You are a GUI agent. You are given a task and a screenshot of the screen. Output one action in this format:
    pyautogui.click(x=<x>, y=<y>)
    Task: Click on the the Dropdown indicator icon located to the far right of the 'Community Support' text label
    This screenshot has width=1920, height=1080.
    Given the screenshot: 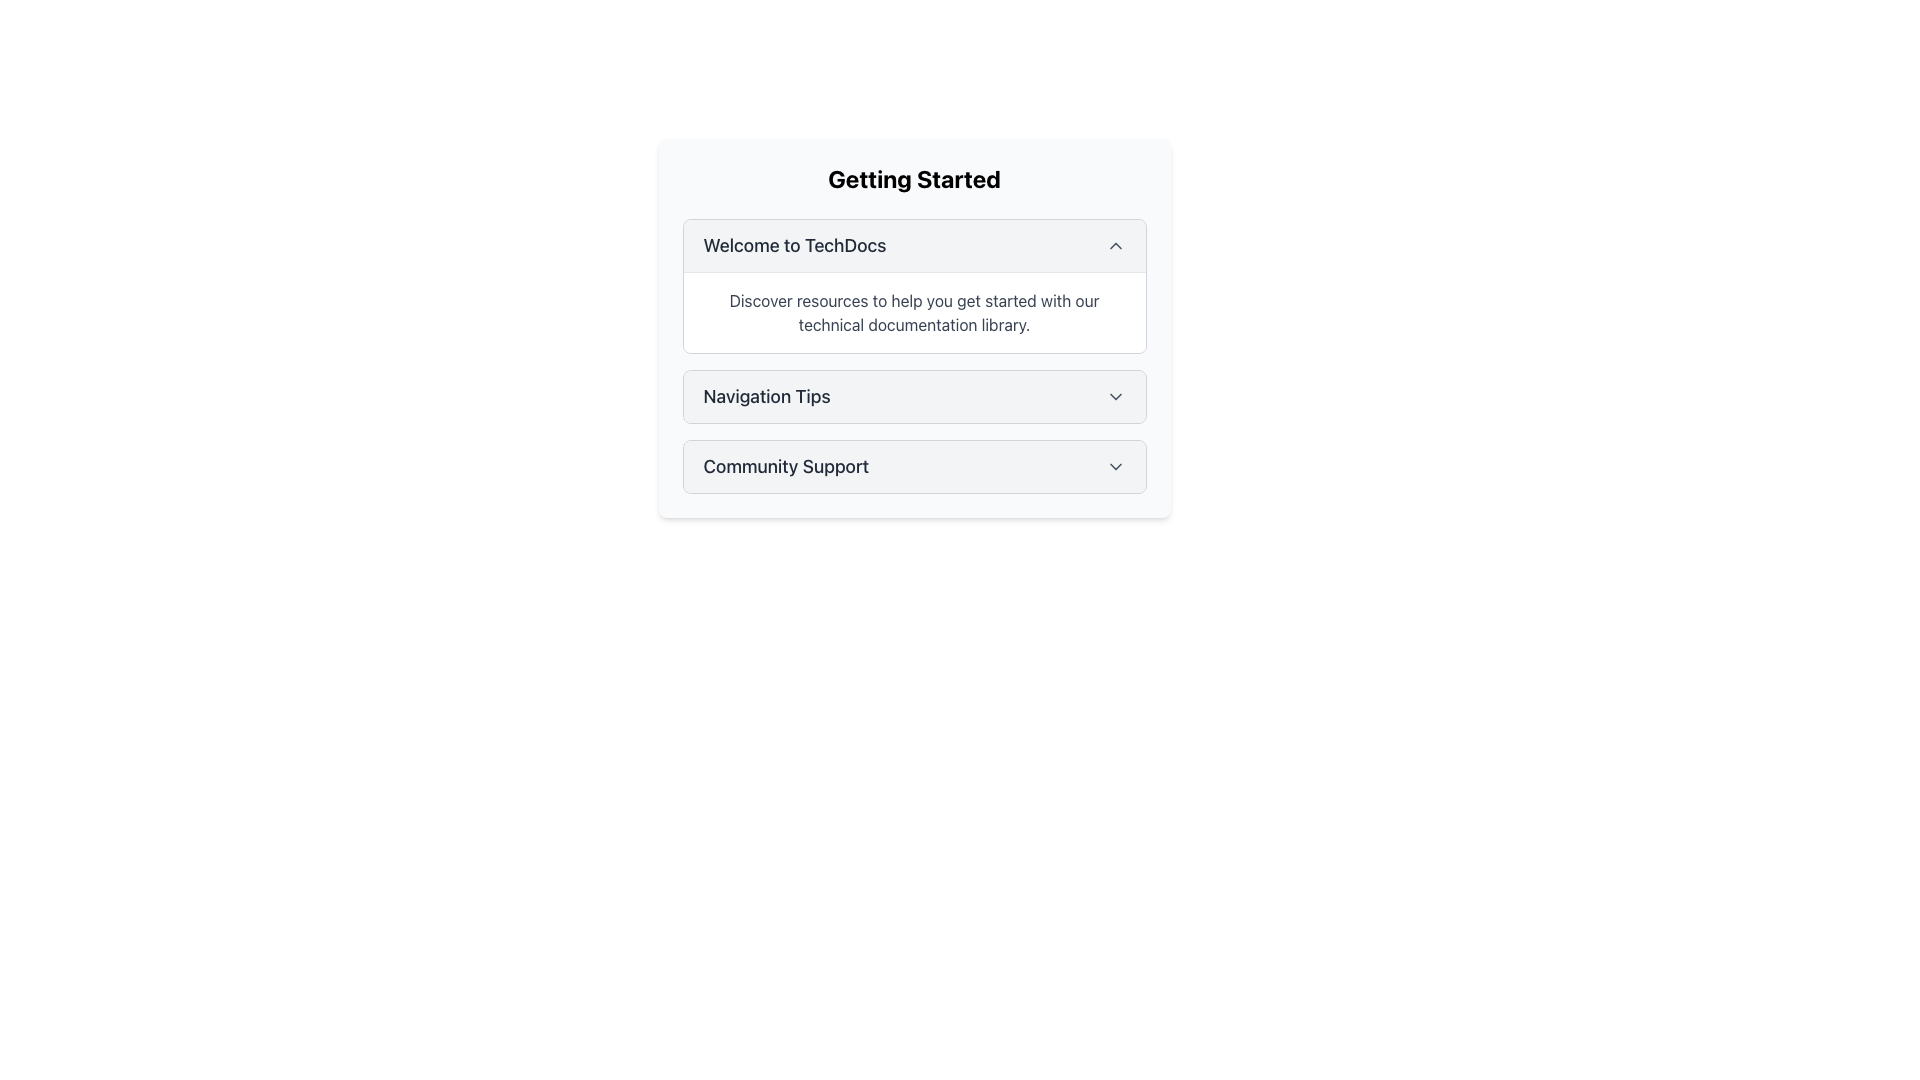 What is the action you would take?
    pyautogui.click(x=1114, y=466)
    